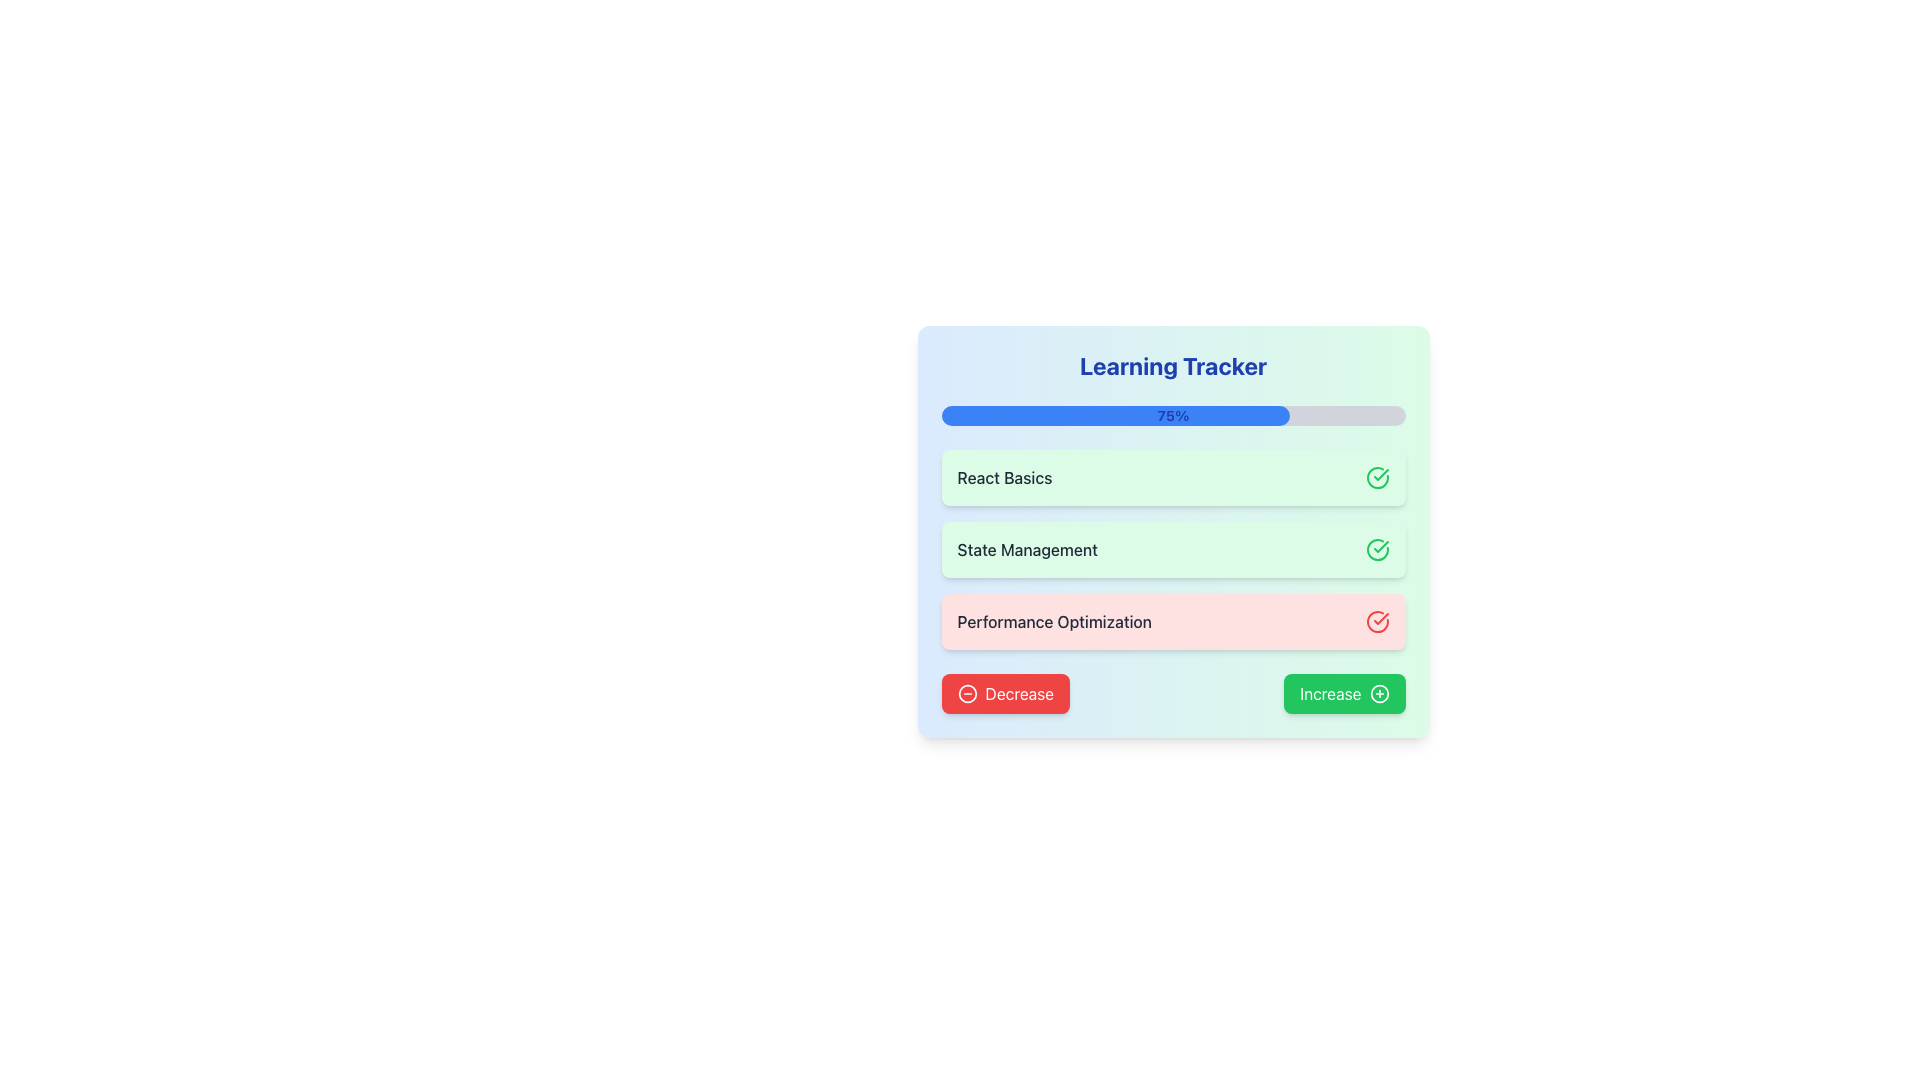 Image resolution: width=1920 pixels, height=1080 pixels. I want to click on the status of the 'State Management' Labeled Section, which is styled in green with a checkmark, indicating its completion within the Learning Tracker section, so click(1173, 550).